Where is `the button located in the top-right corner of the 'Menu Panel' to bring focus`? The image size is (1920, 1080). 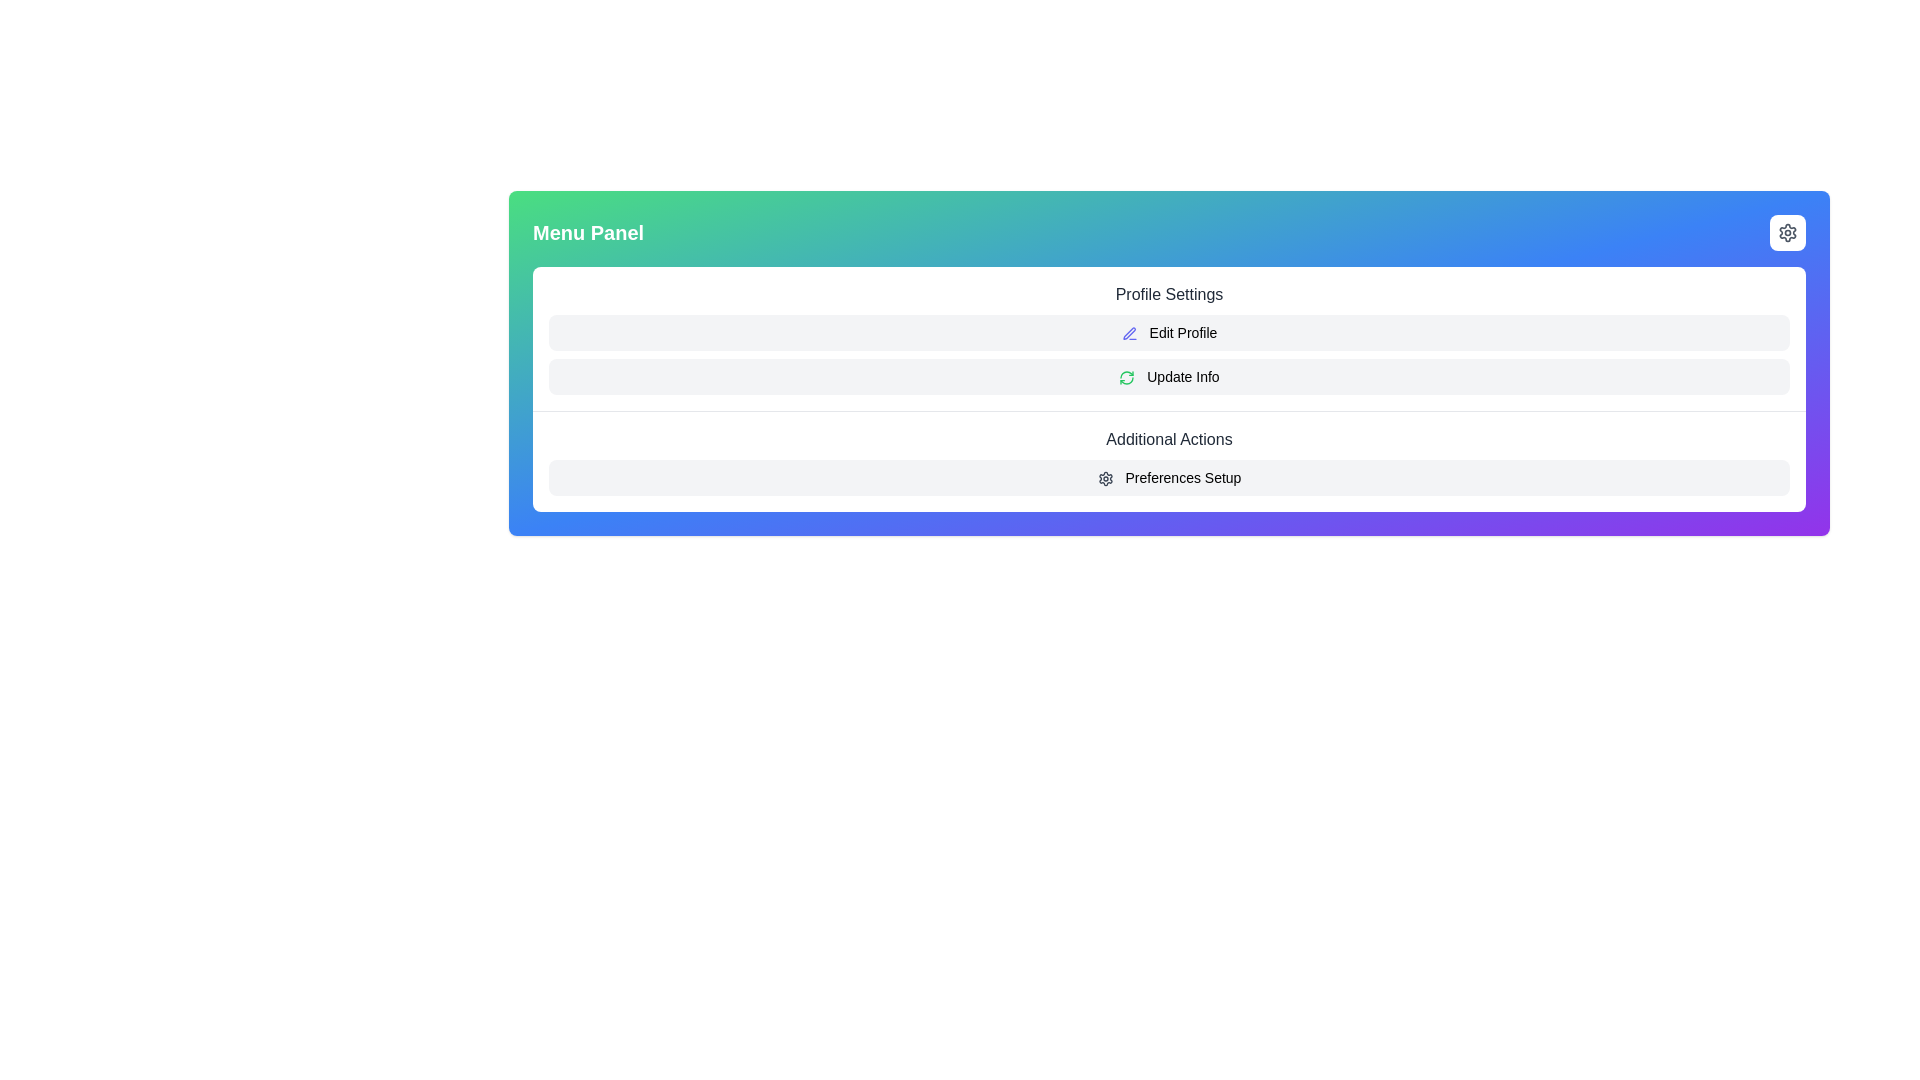 the button located in the top-right corner of the 'Menu Panel' to bring focus is located at coordinates (1788, 231).